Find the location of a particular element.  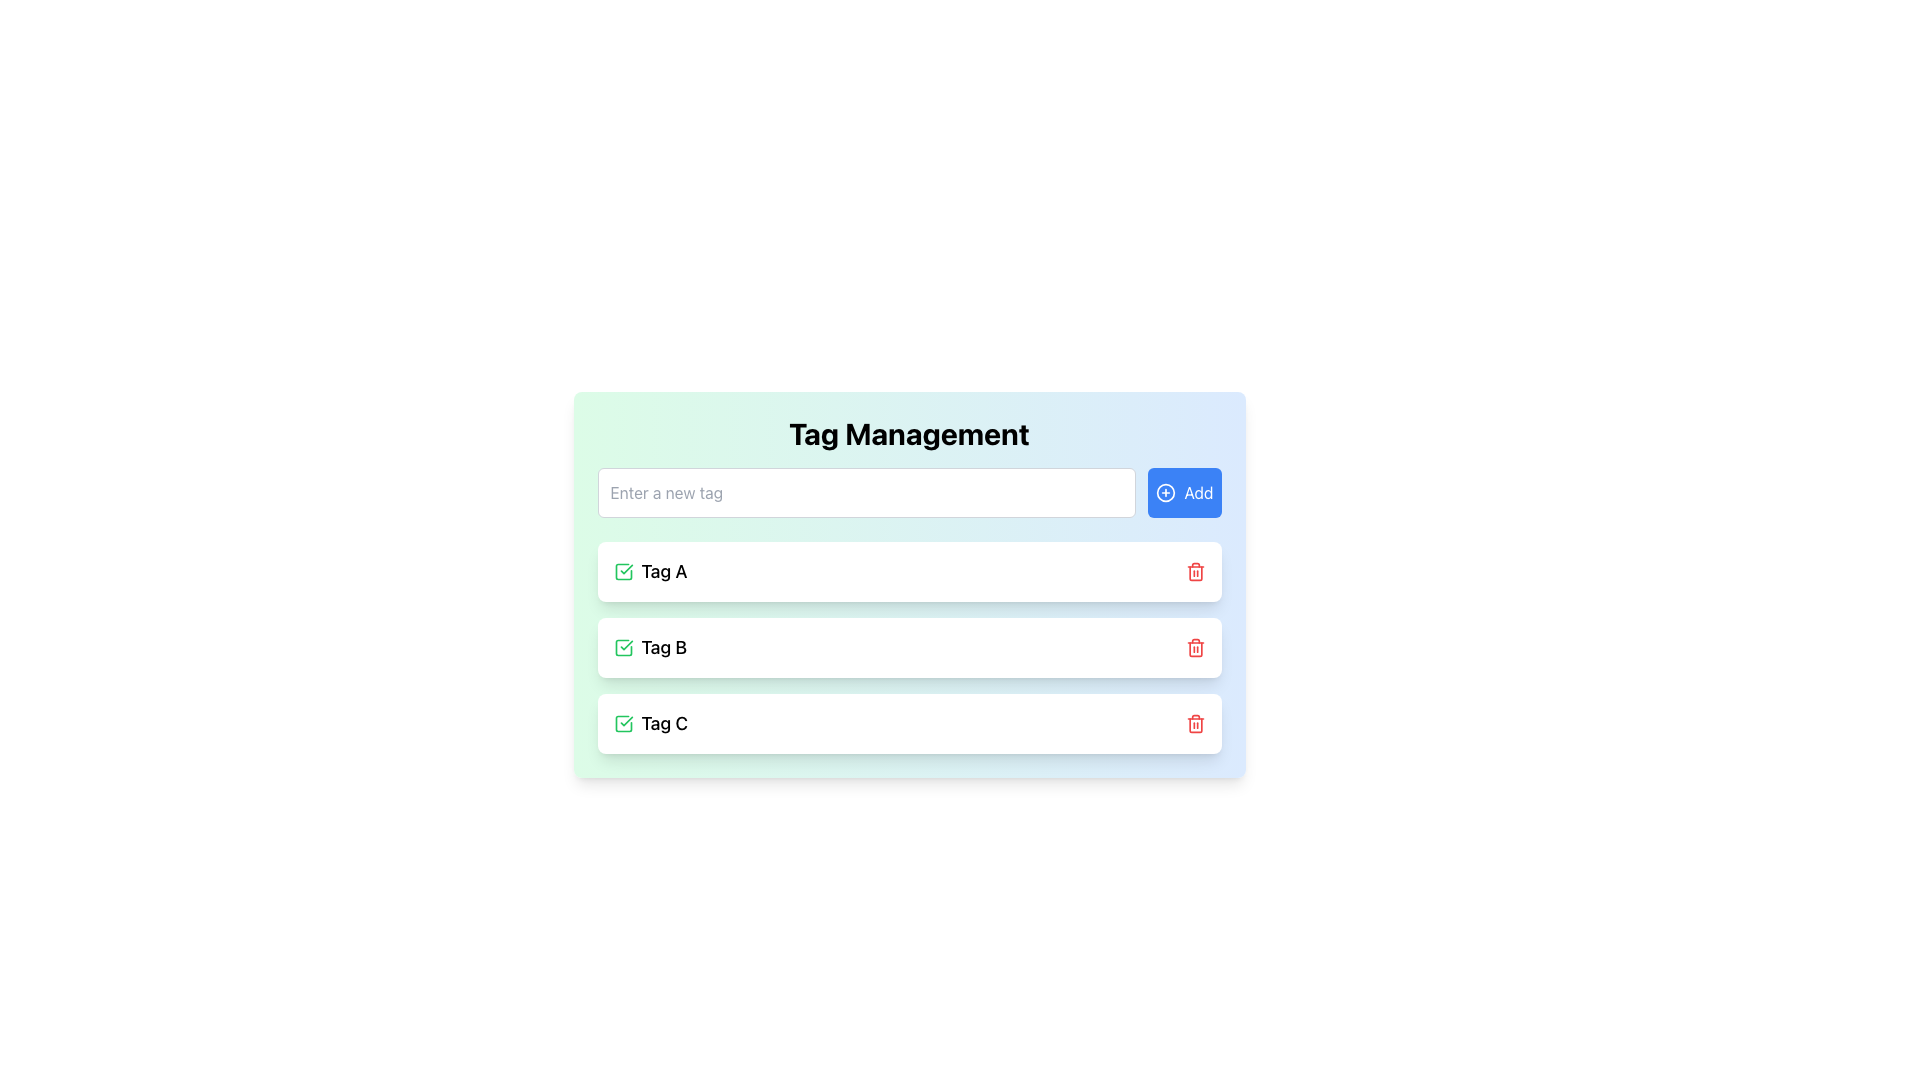

the delete button (trash icon) for the 'Tag B' entry in the list is located at coordinates (1195, 648).